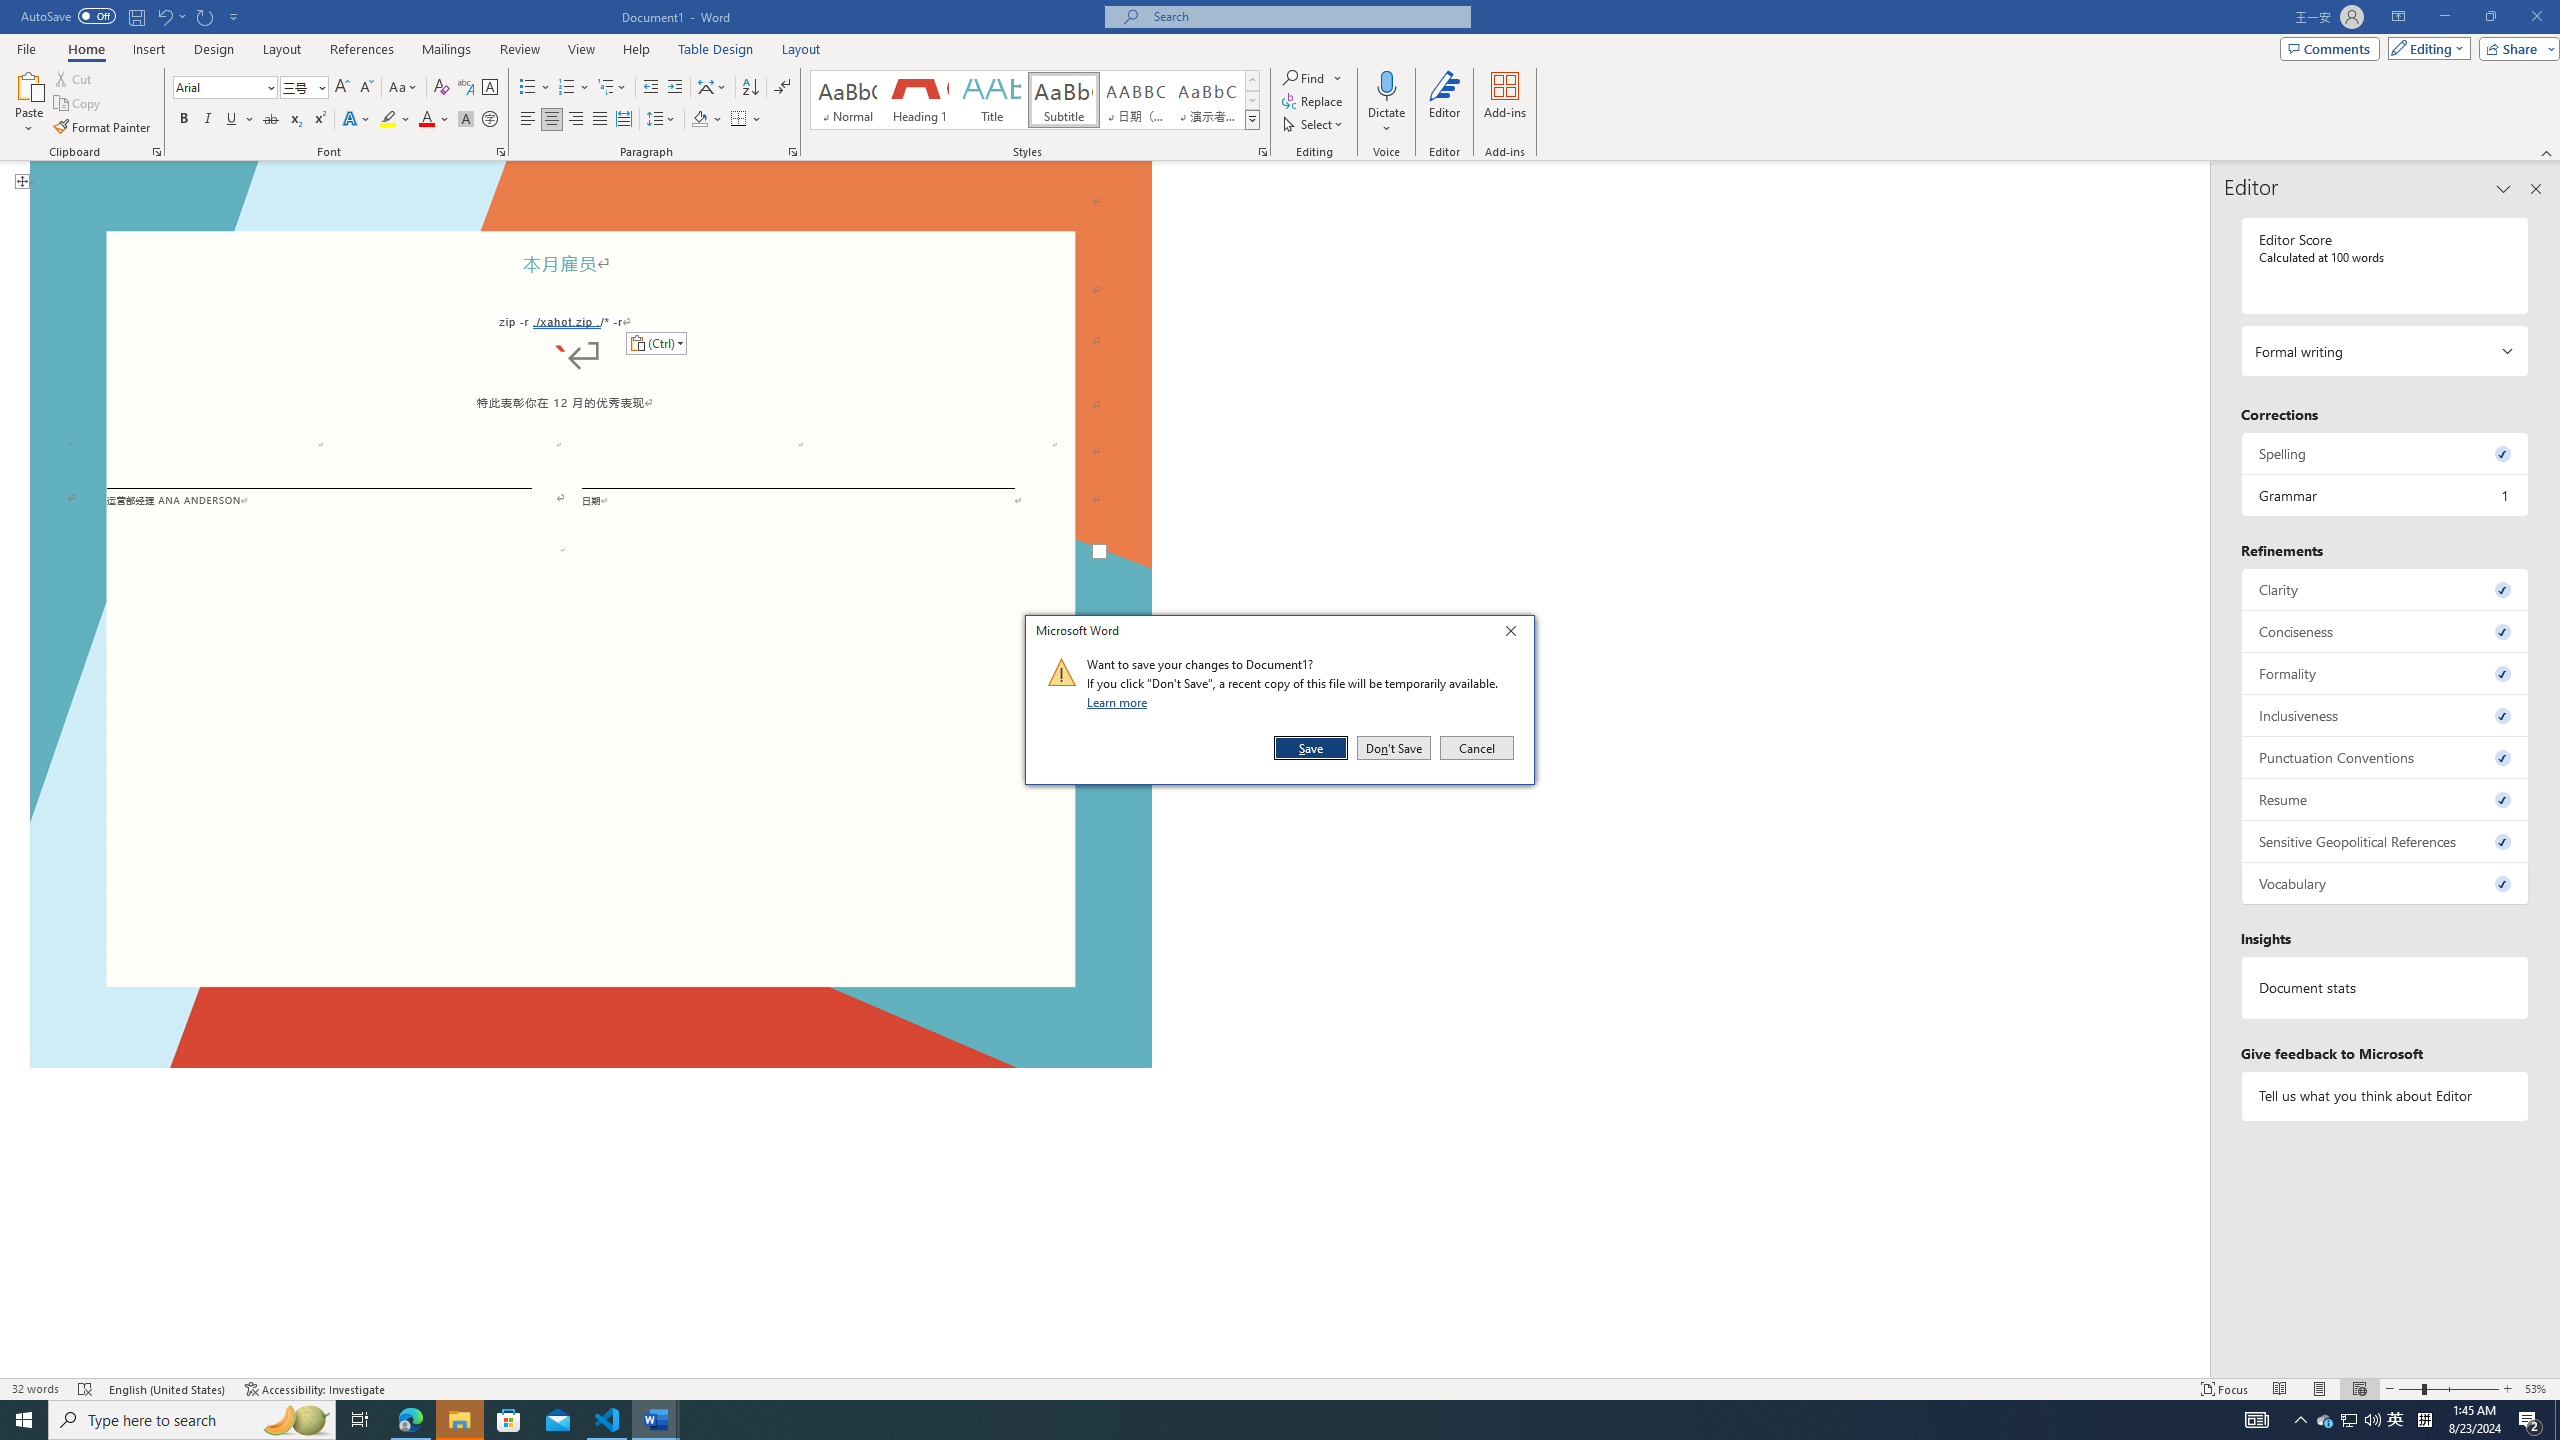 This screenshot has width=2560, height=1440. I want to click on 'Row up', so click(1251, 80).